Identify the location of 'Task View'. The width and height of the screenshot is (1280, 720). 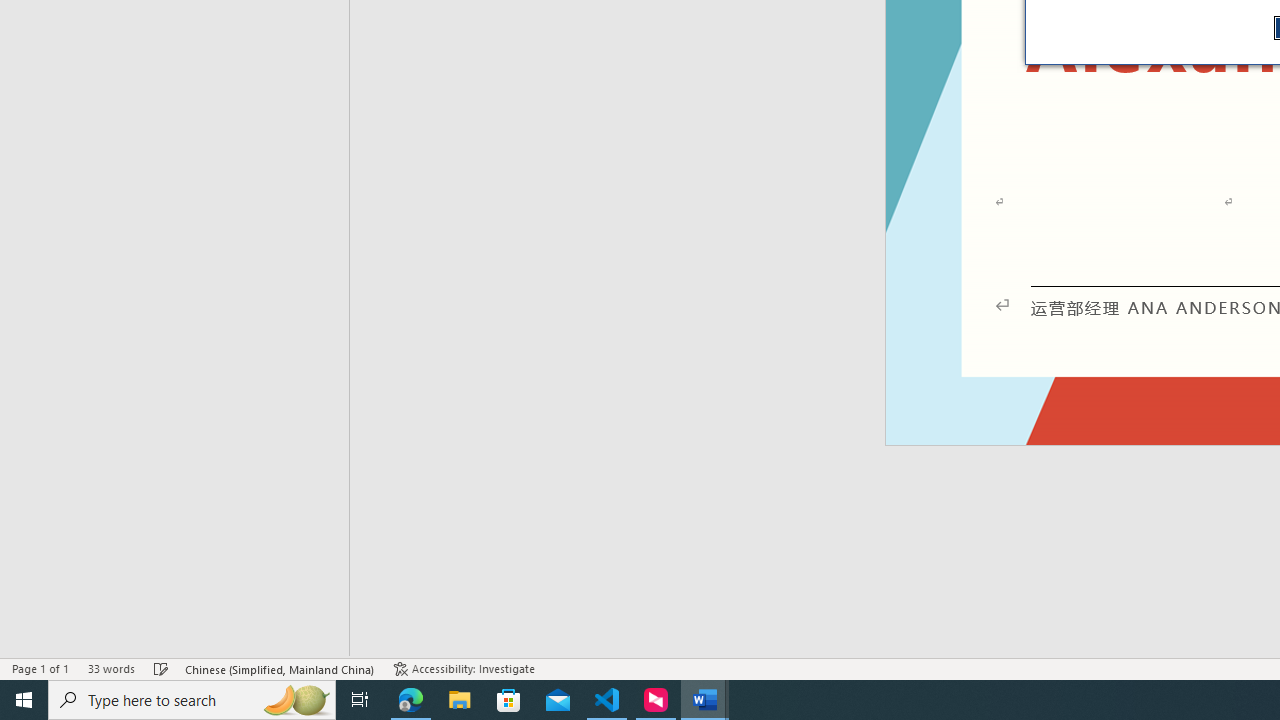
(359, 698).